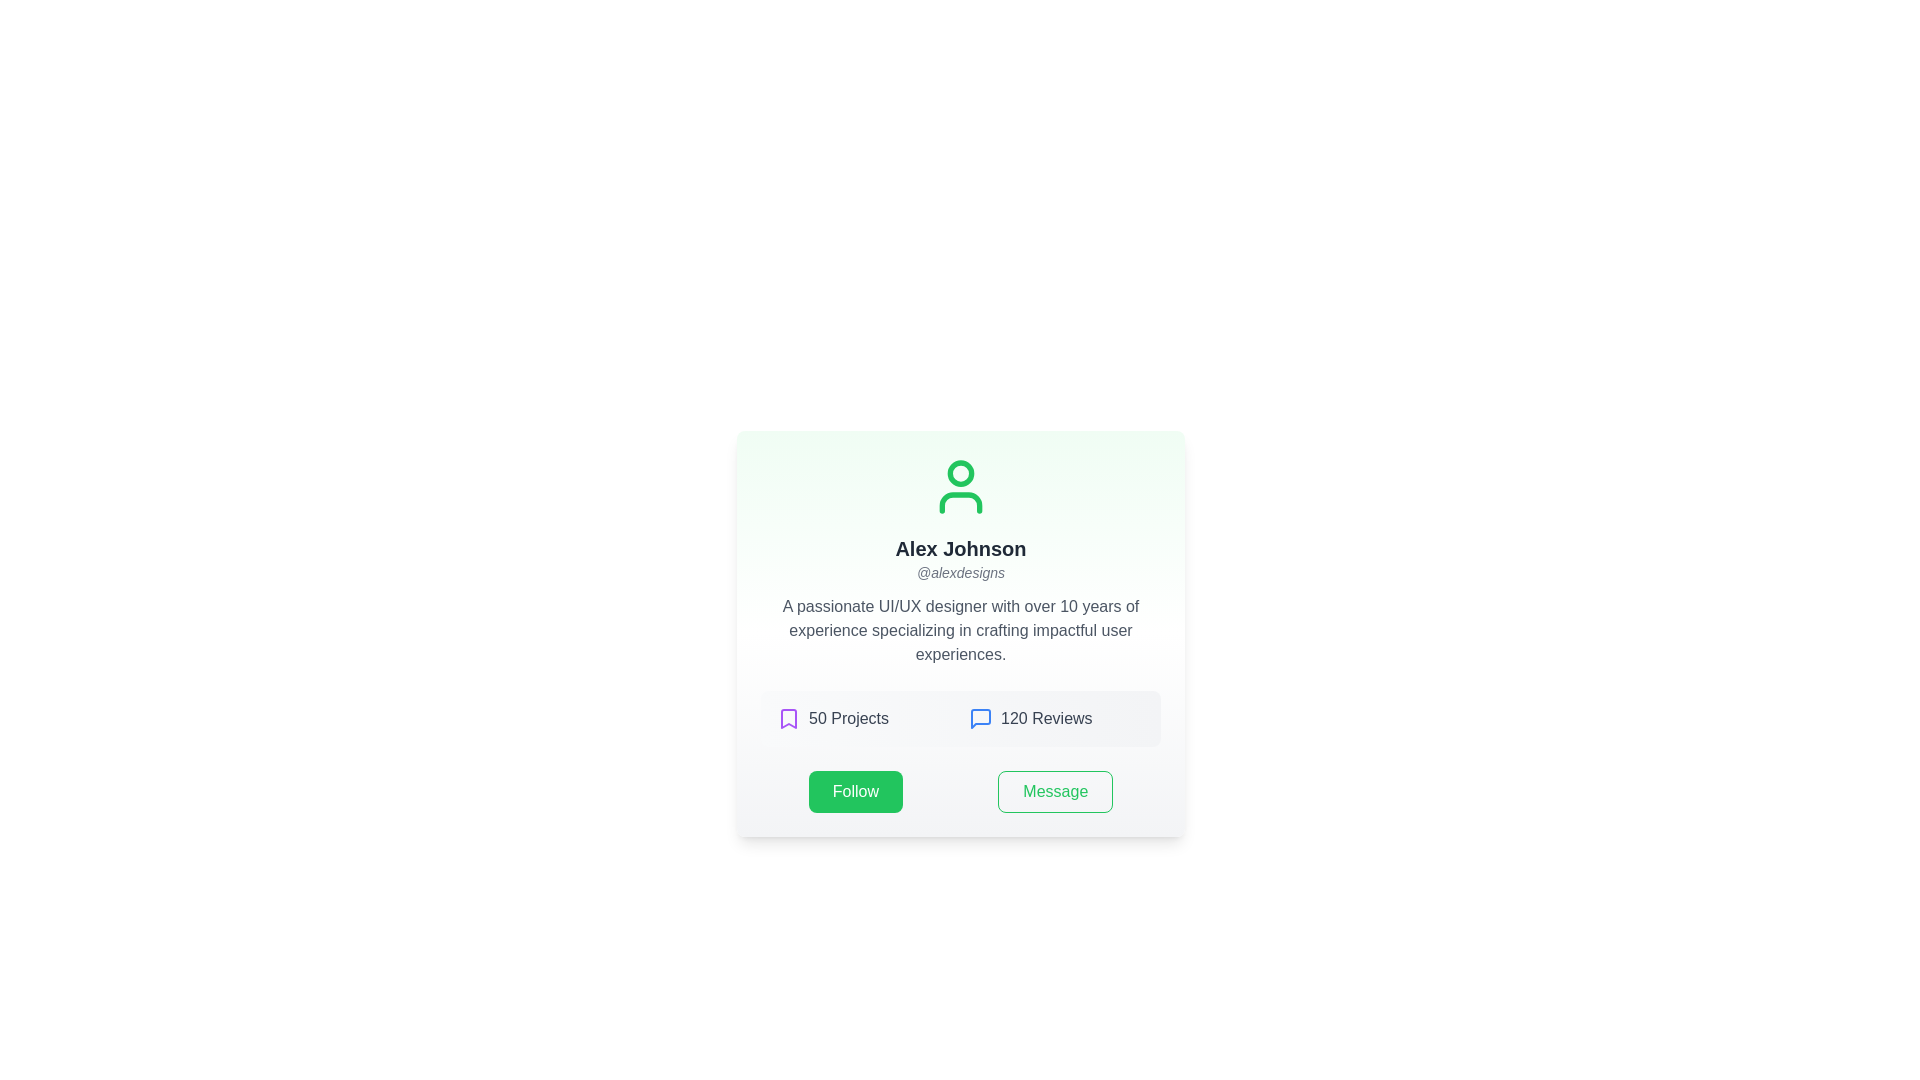  I want to click on the icon representing 'projects', located to the left of the text '50 Projects', so click(787, 717).